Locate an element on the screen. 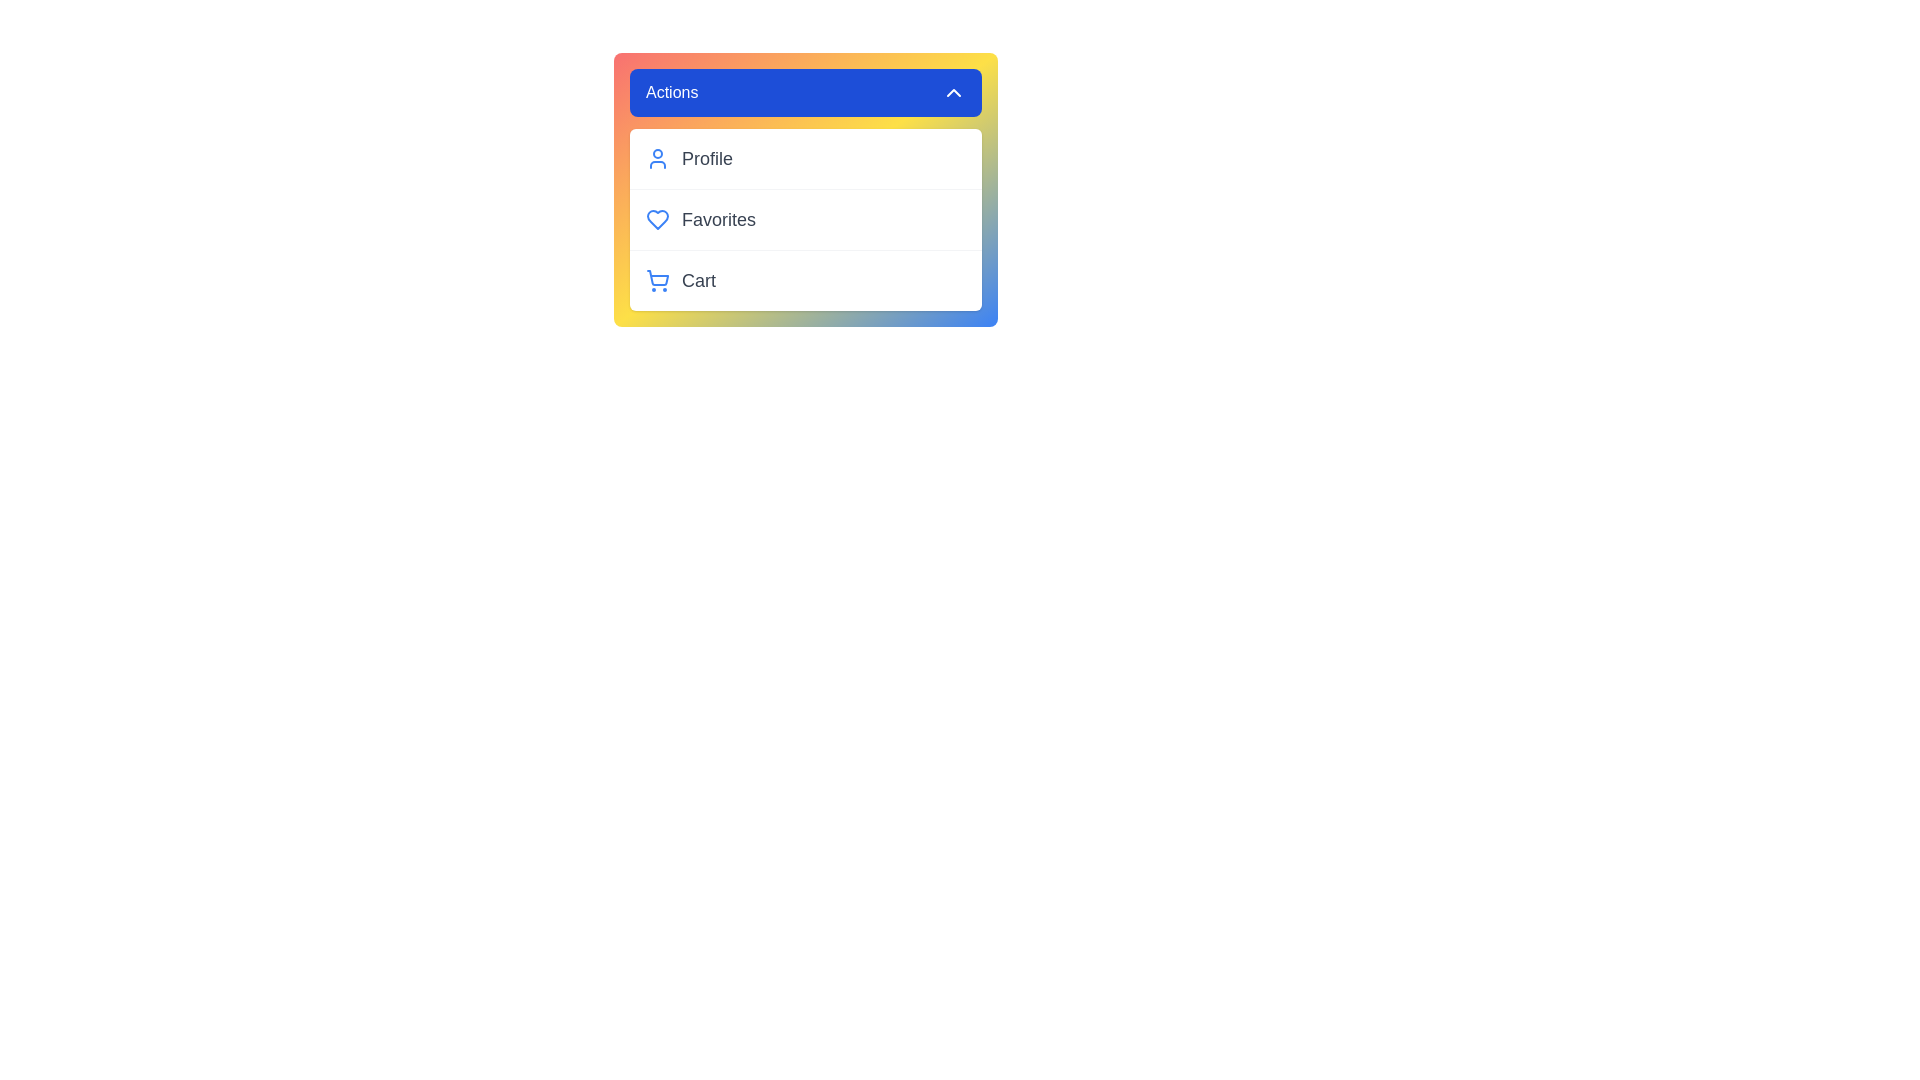  the chevron-up icon, which is located in the top-right corner of the 'Actions' button, styled with a thin stroke and a solid blue background is located at coordinates (953, 92).